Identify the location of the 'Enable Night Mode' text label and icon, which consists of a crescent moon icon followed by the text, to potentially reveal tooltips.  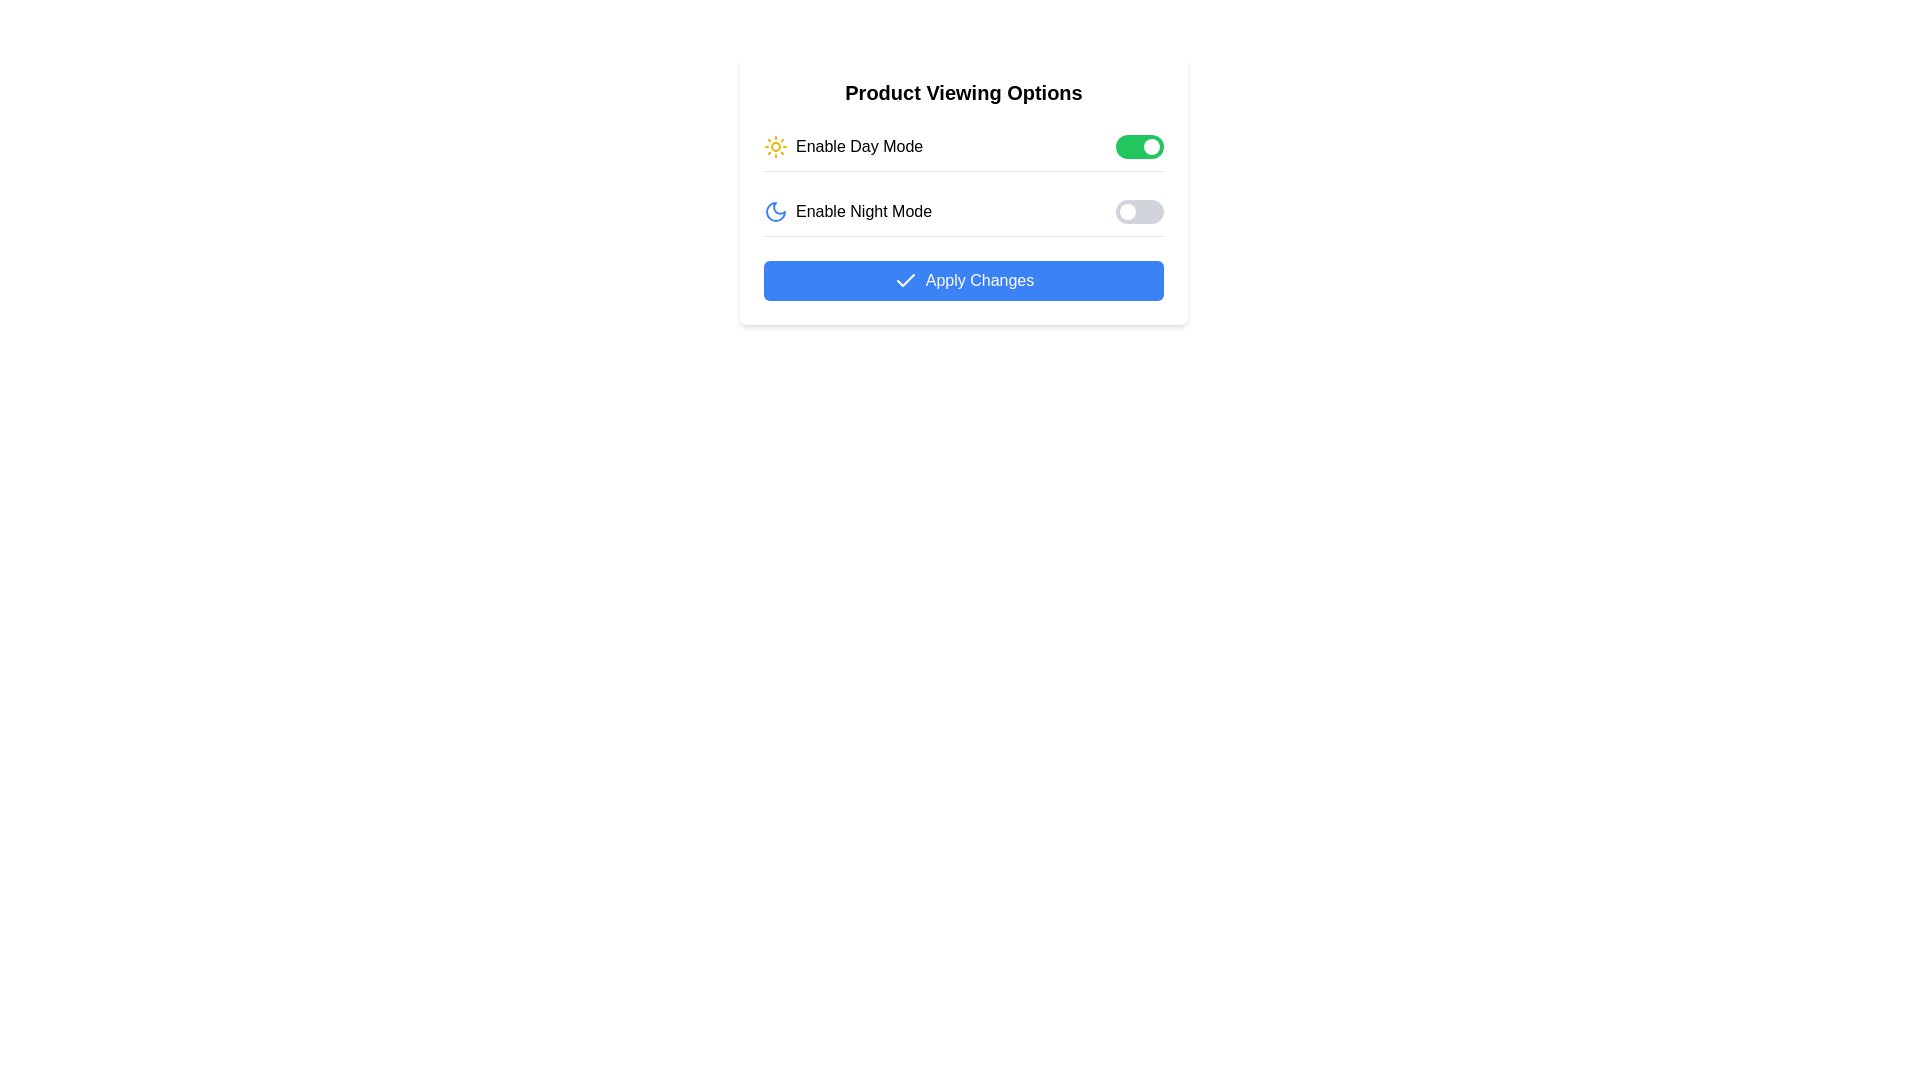
(848, 212).